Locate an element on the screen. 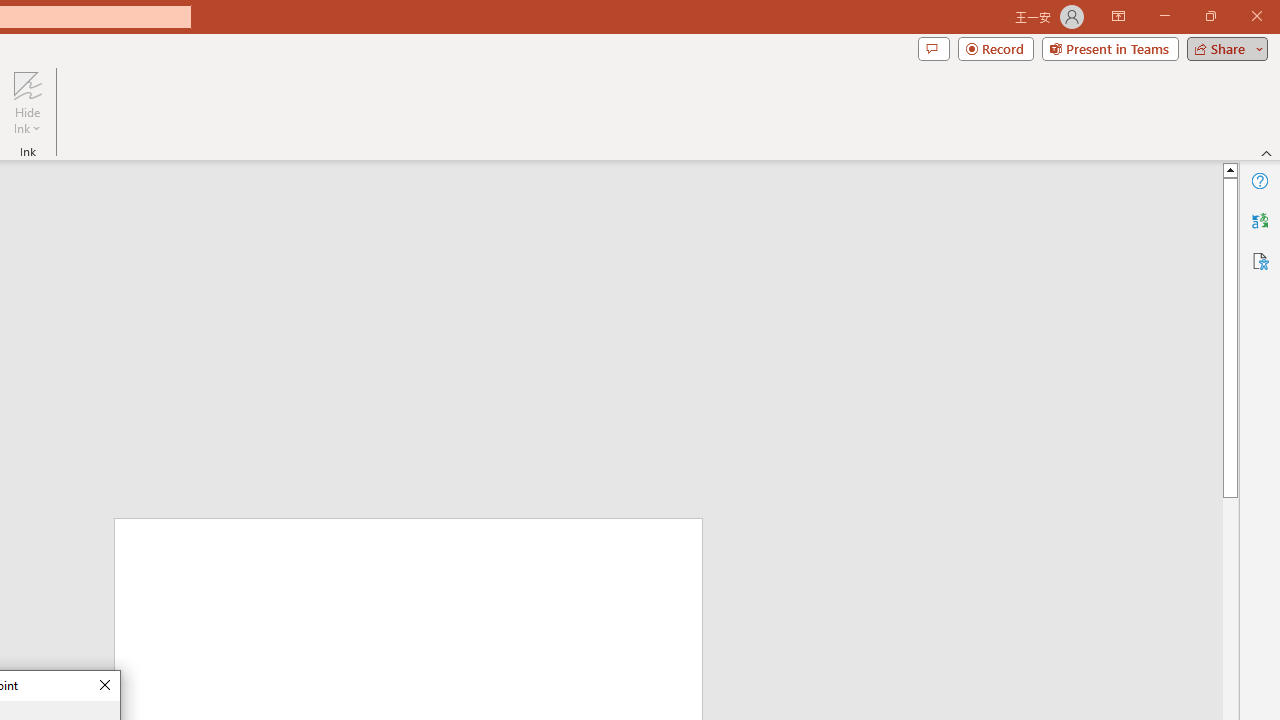 The width and height of the screenshot is (1280, 720). 'Present in Teams' is located at coordinates (1109, 47).